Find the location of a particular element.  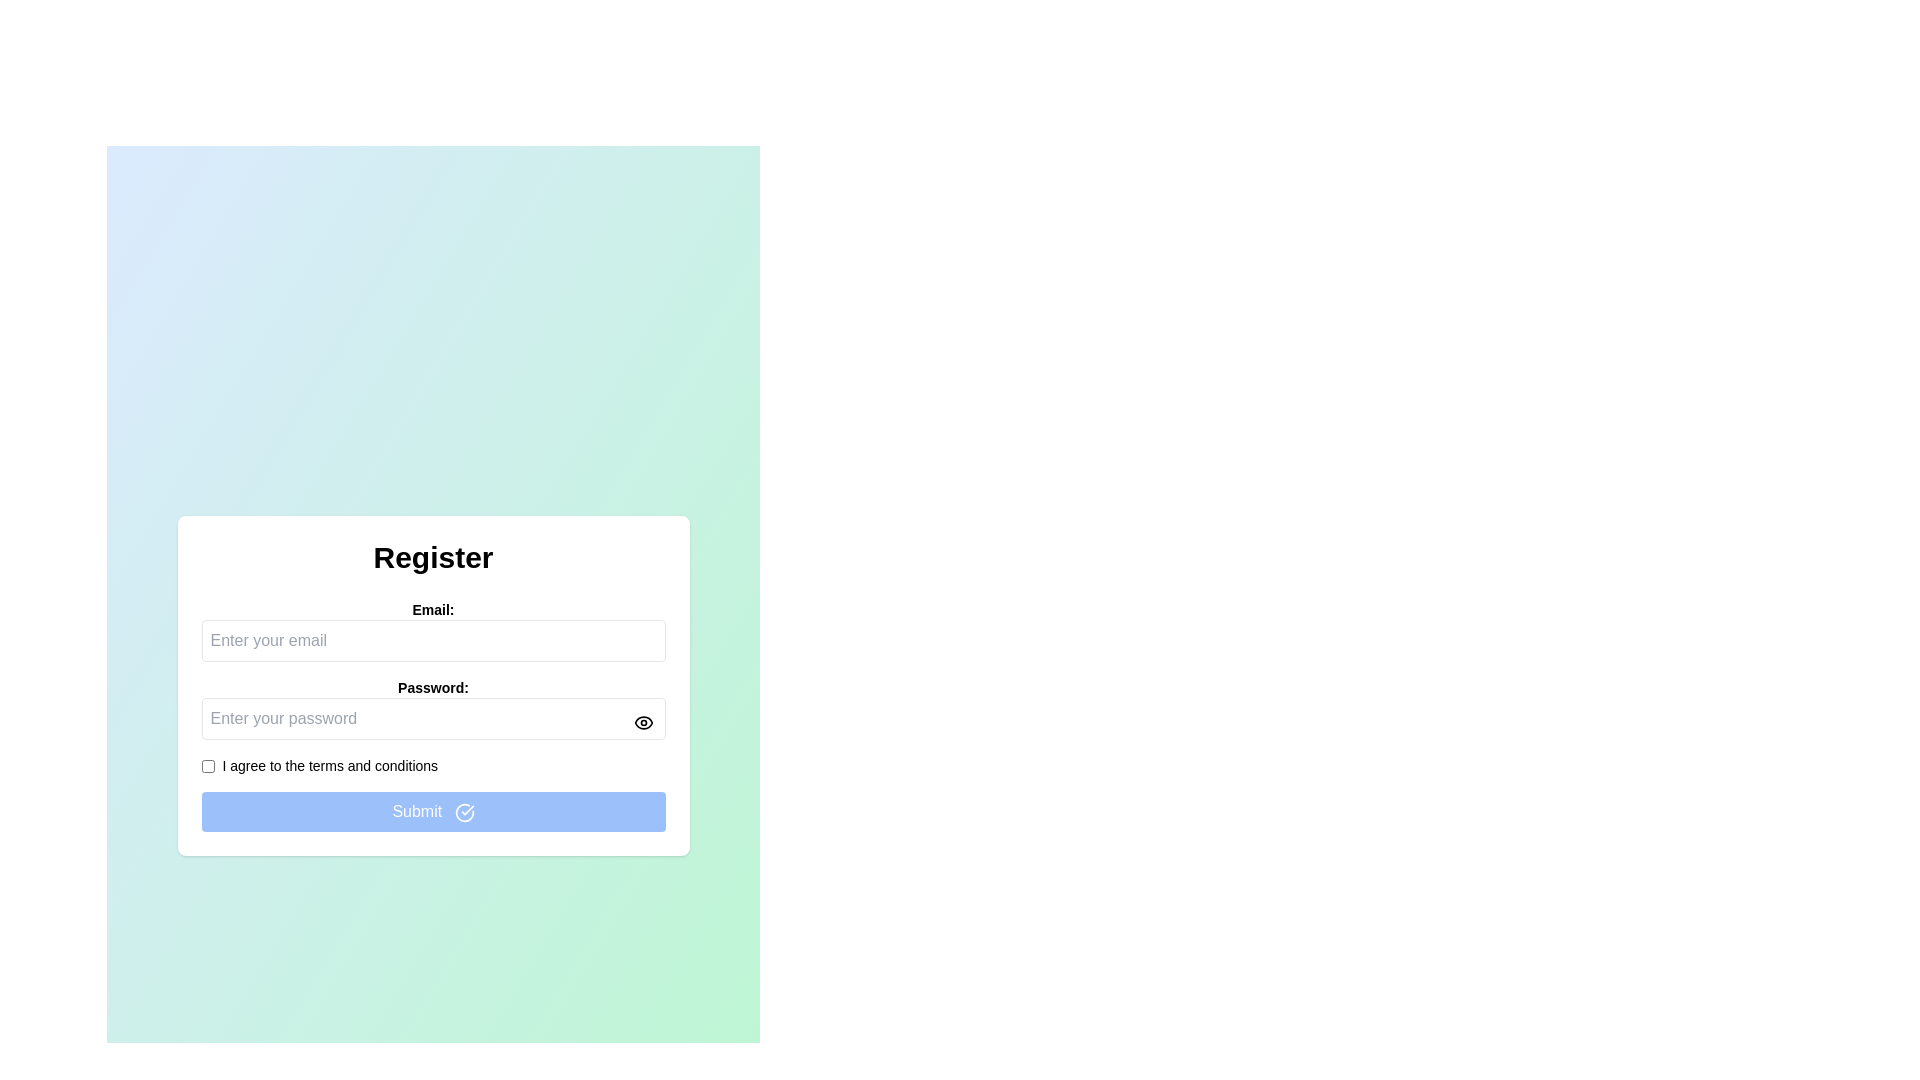

the label displaying 'Email:' which is located to the left of the email input field in the 'Register' form section is located at coordinates (432, 608).